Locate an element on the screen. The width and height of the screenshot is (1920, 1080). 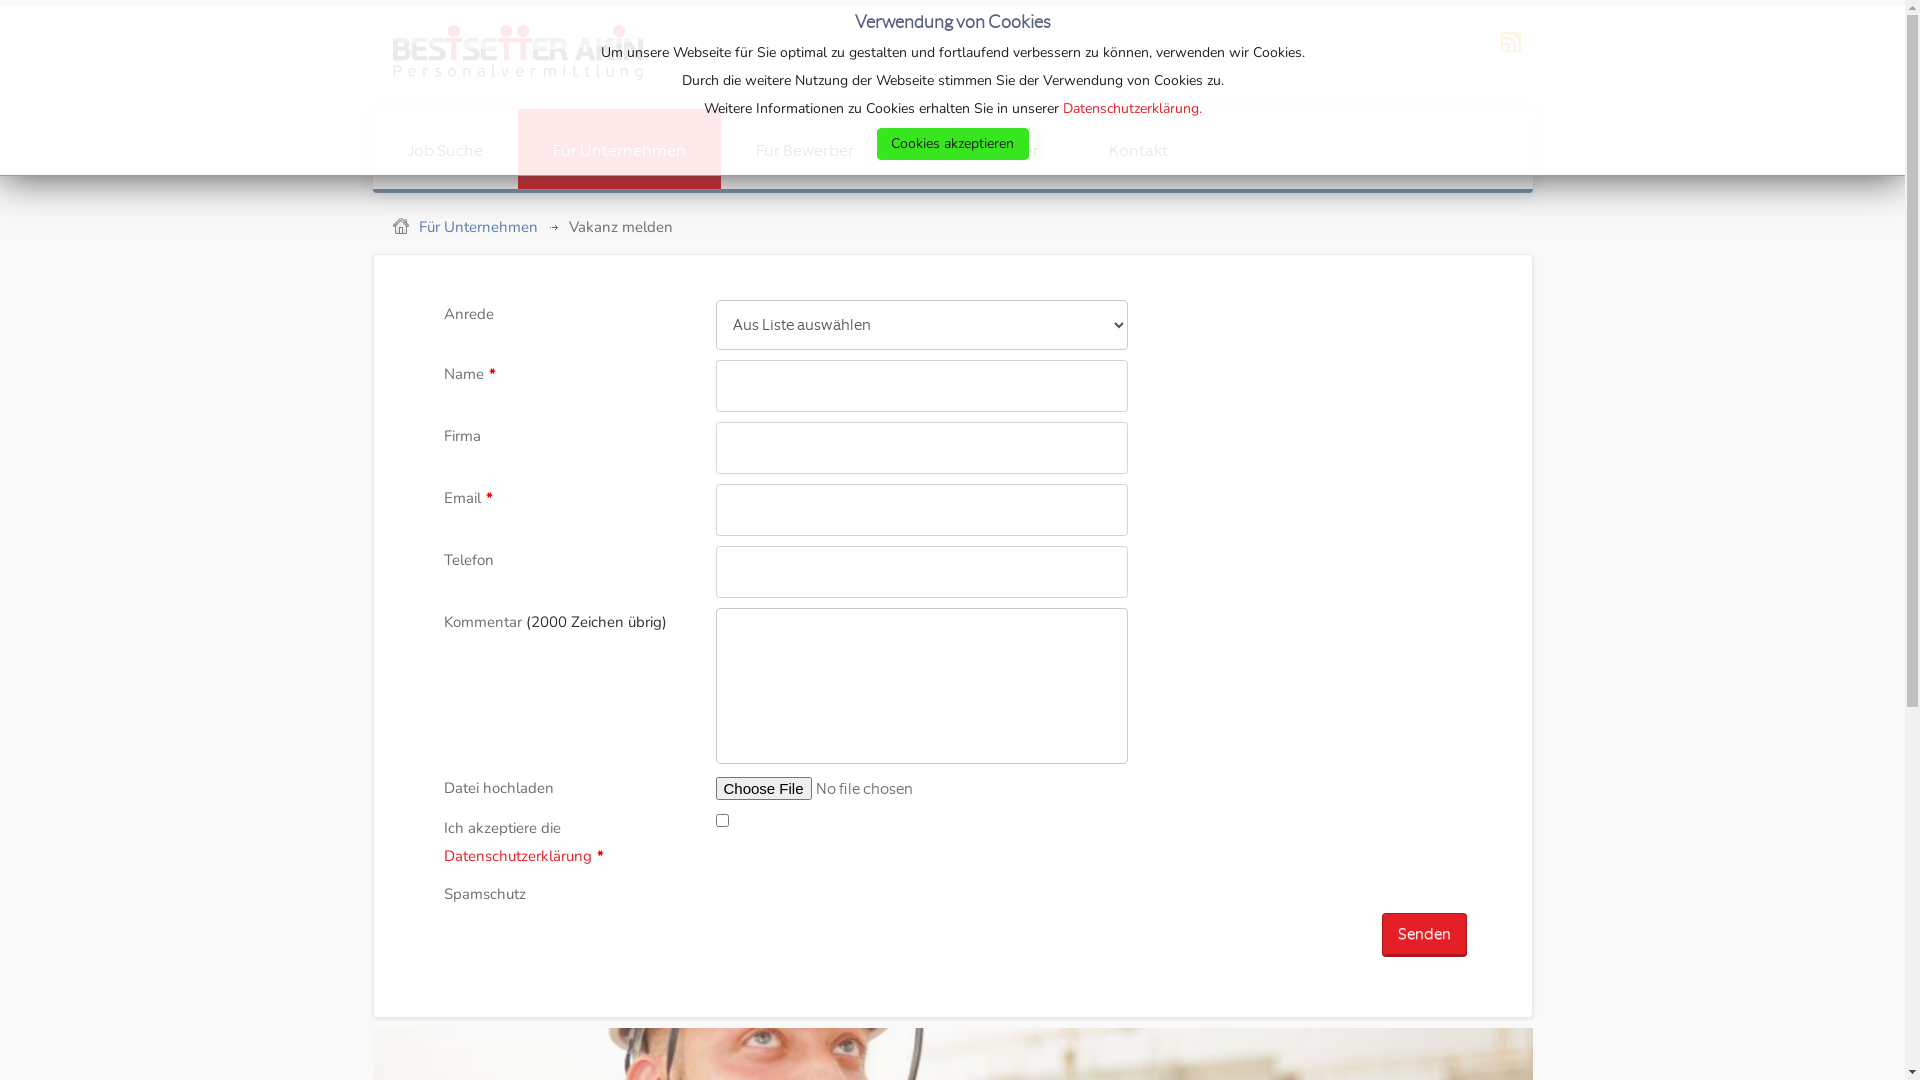
'Senden' is located at coordinates (1381, 934).